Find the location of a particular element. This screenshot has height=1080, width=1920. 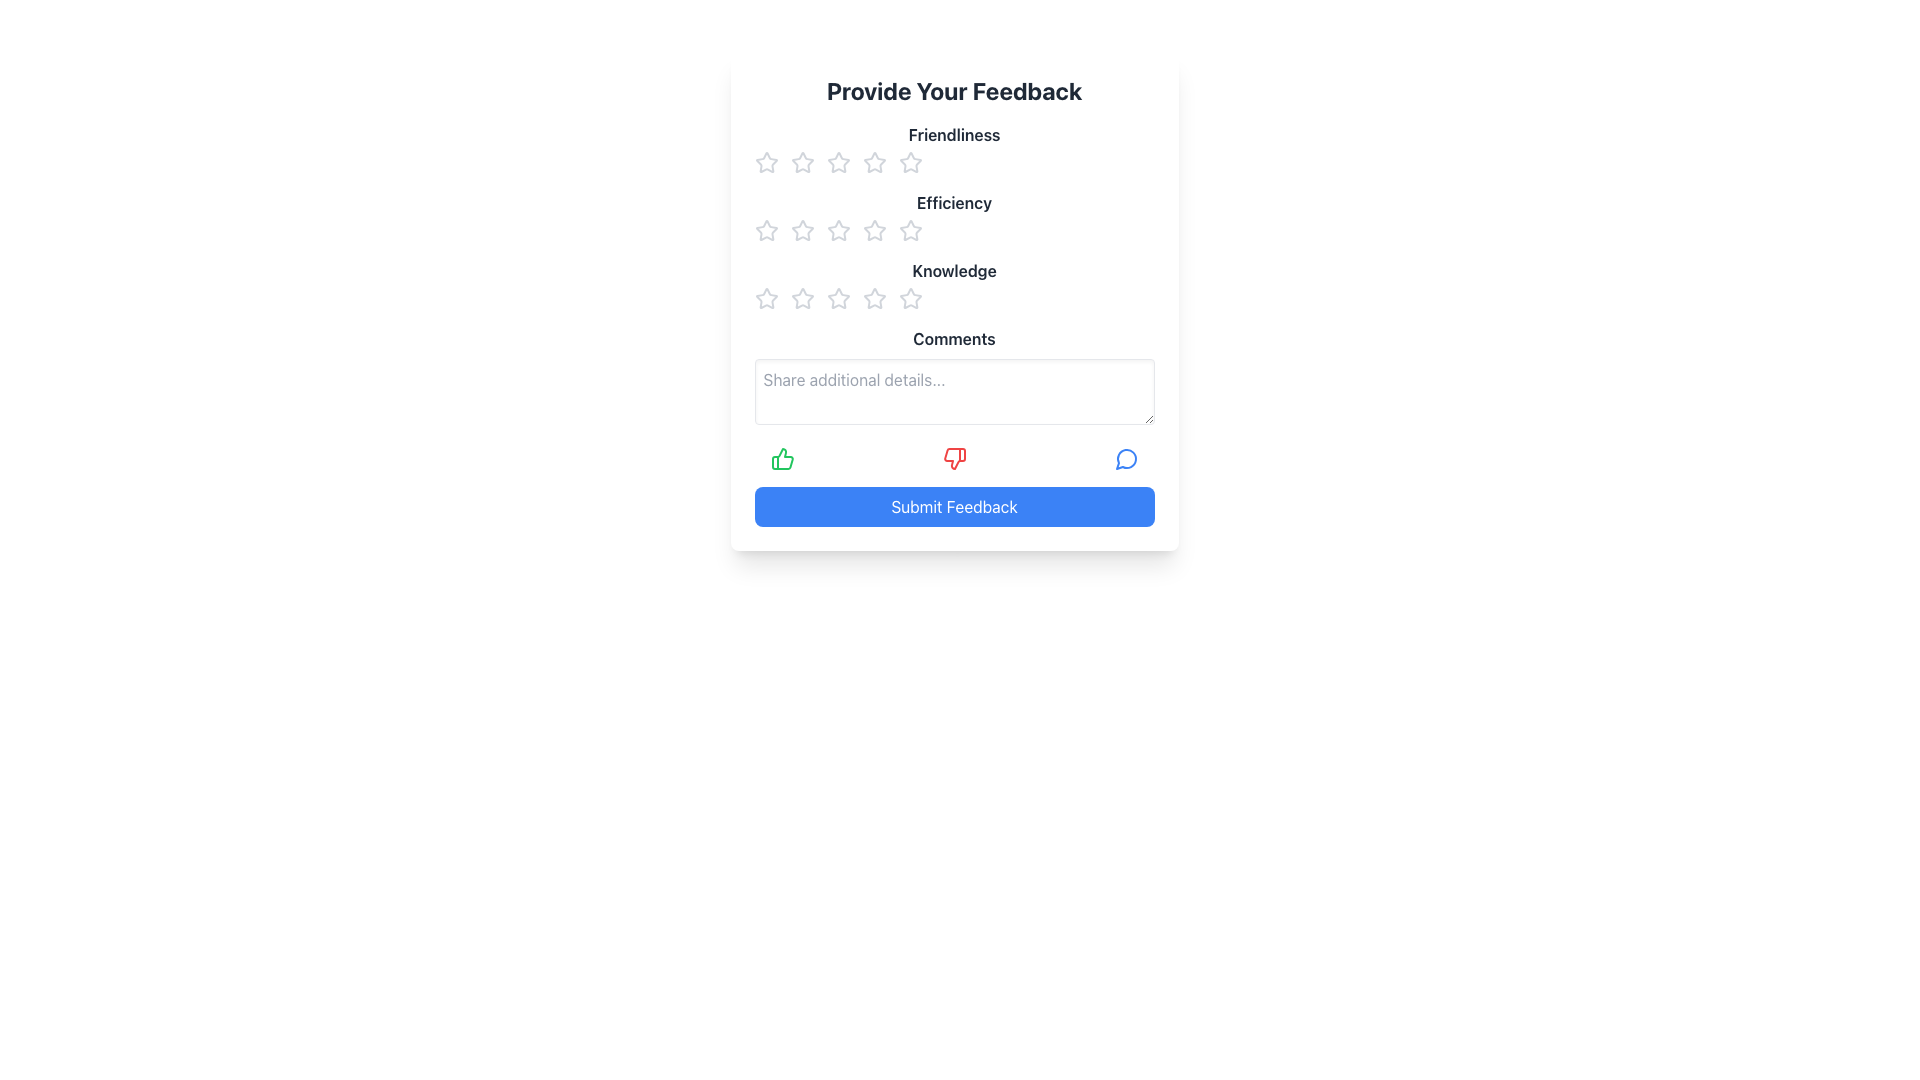

the first star icon in the 'Efficiency' section is located at coordinates (765, 229).